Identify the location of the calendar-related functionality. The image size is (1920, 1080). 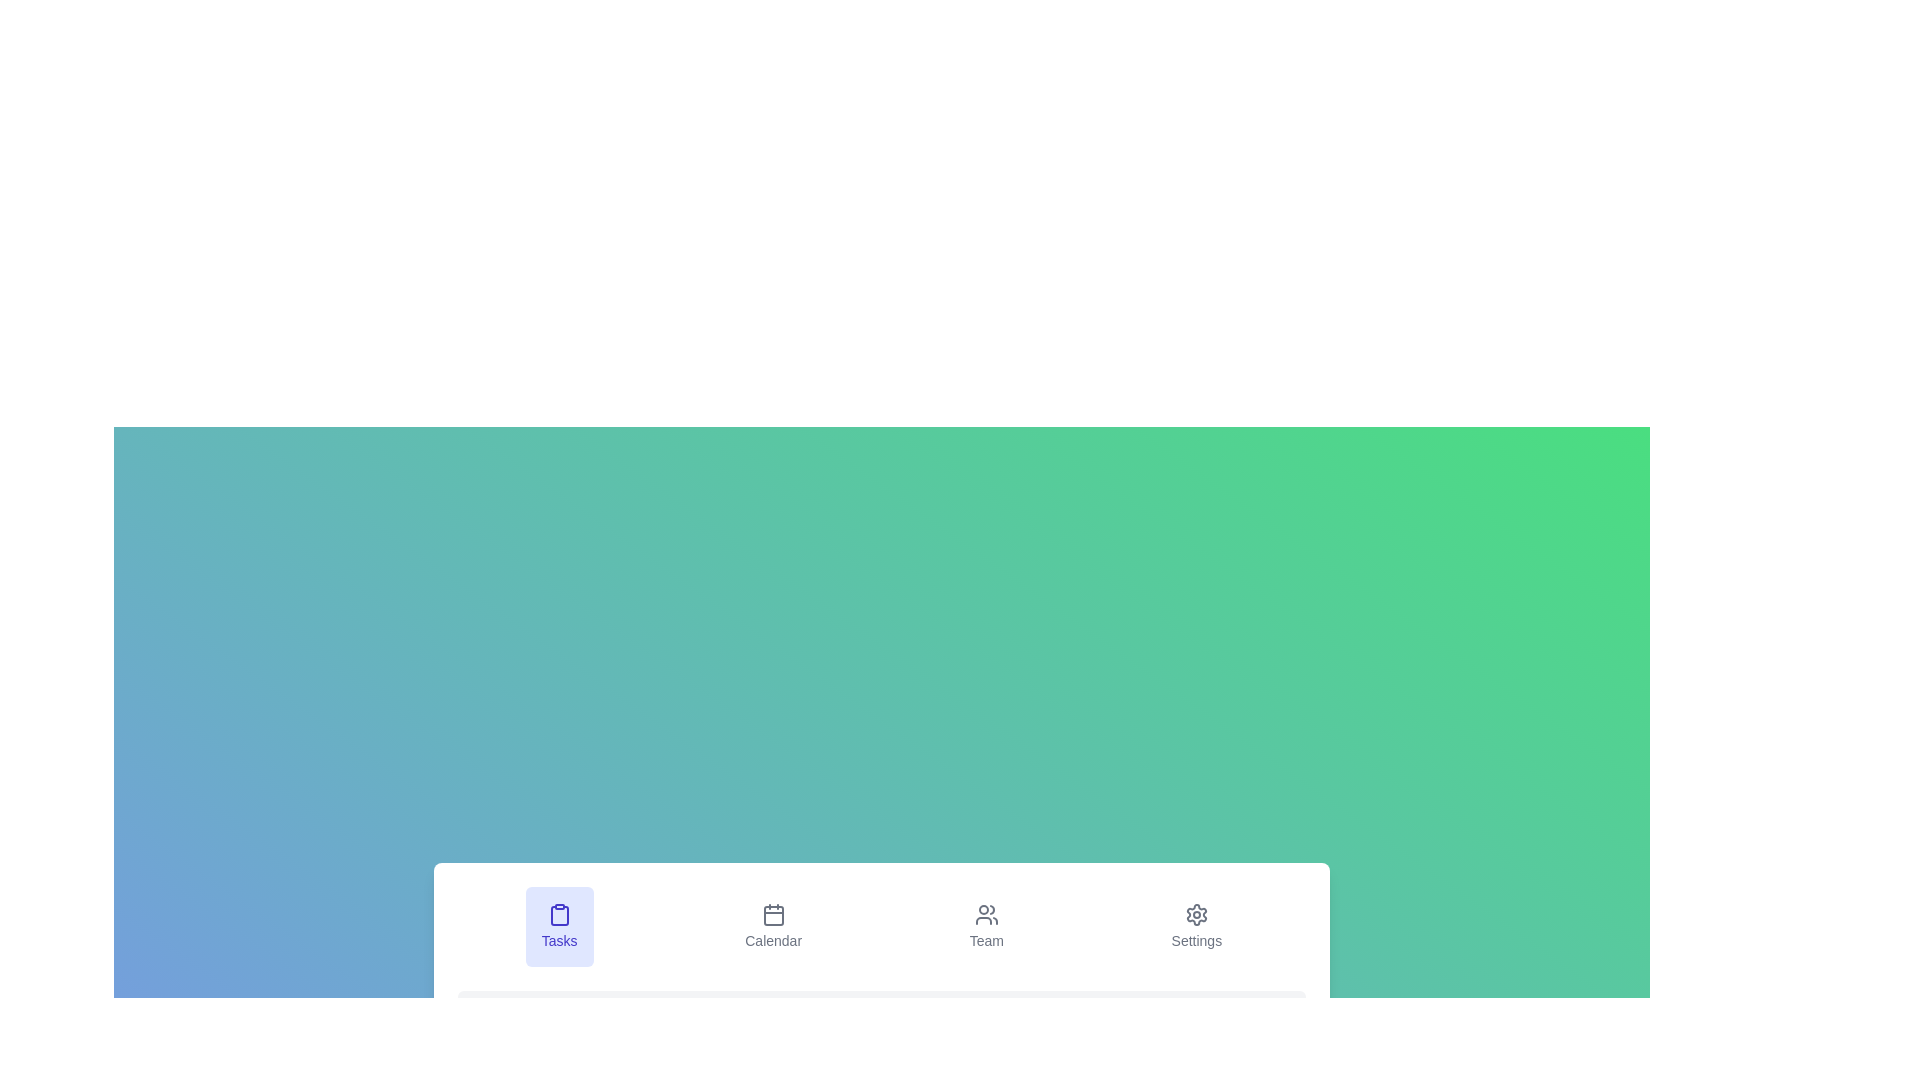
(772, 941).